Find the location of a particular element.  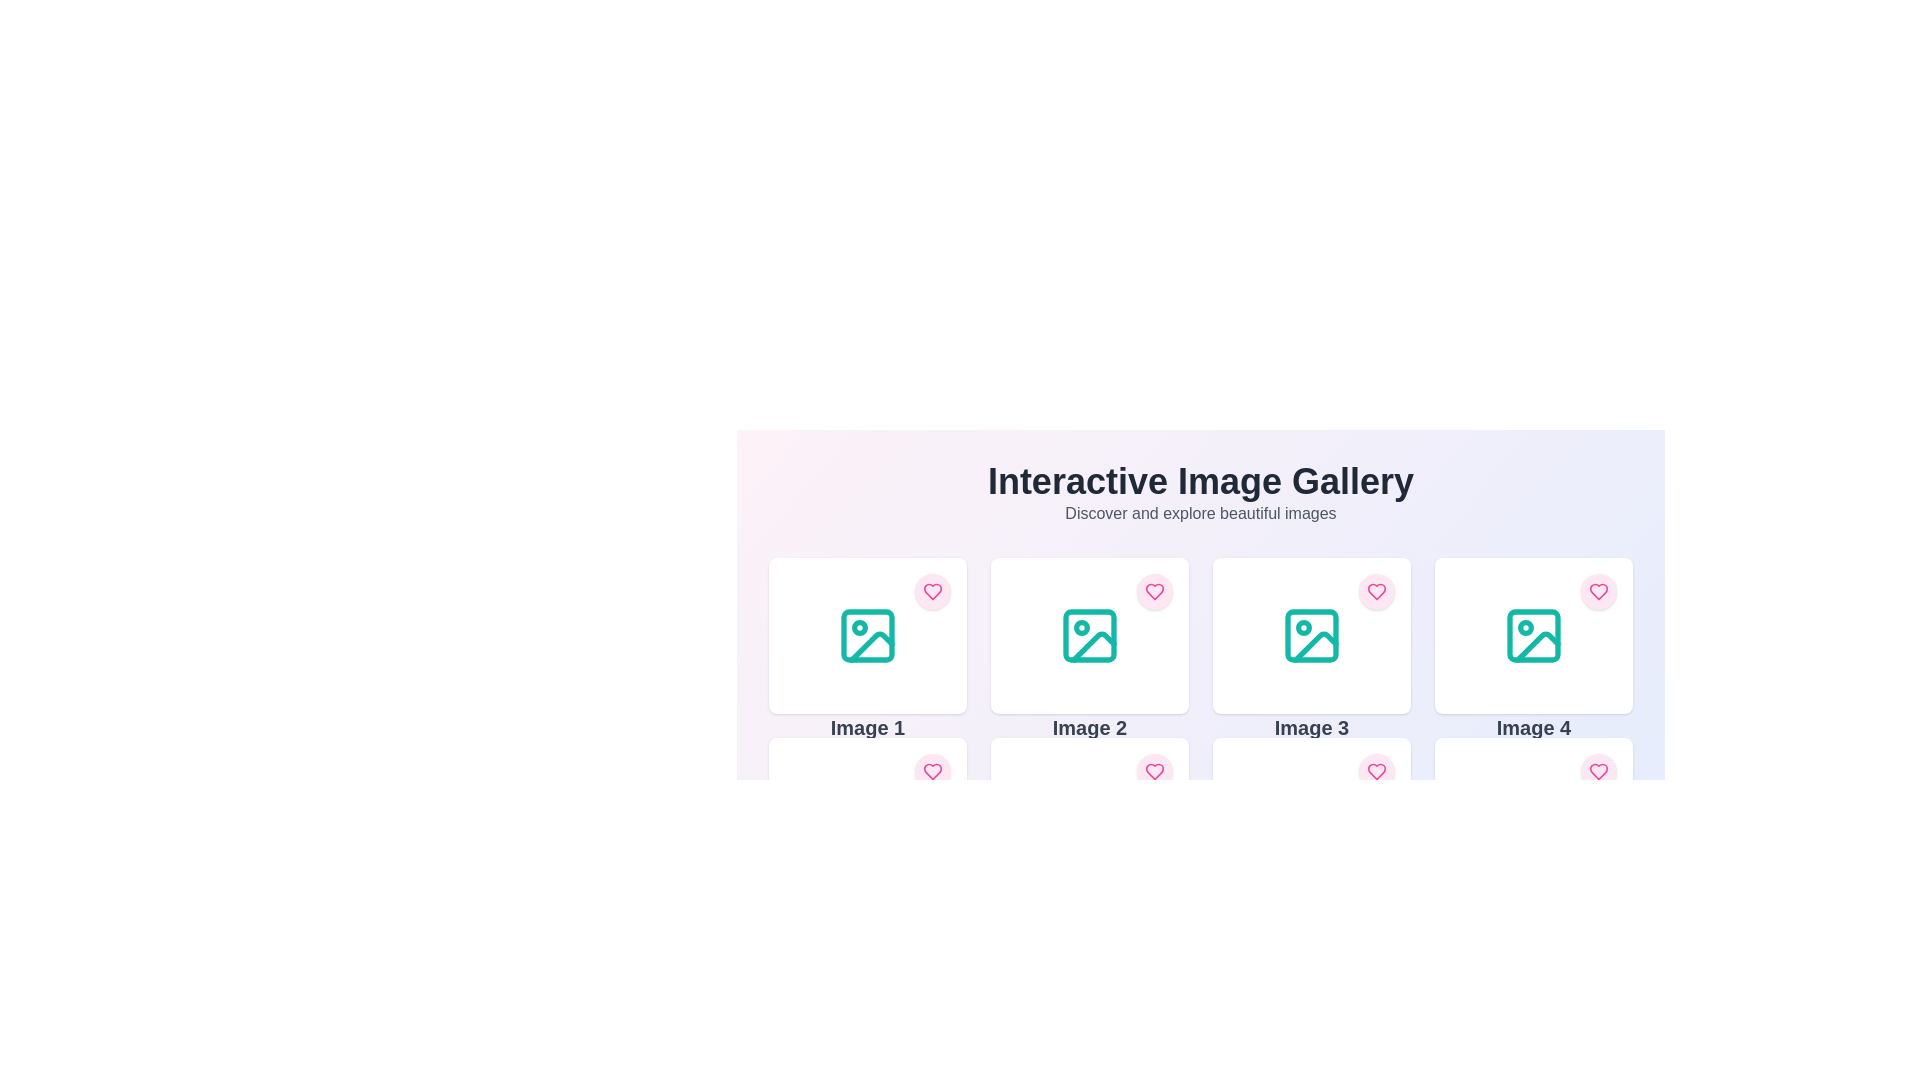

the primary icon representing 'Image 1', which is centrally positioned above the text 'Image 1' in the grid layout is located at coordinates (868, 636).